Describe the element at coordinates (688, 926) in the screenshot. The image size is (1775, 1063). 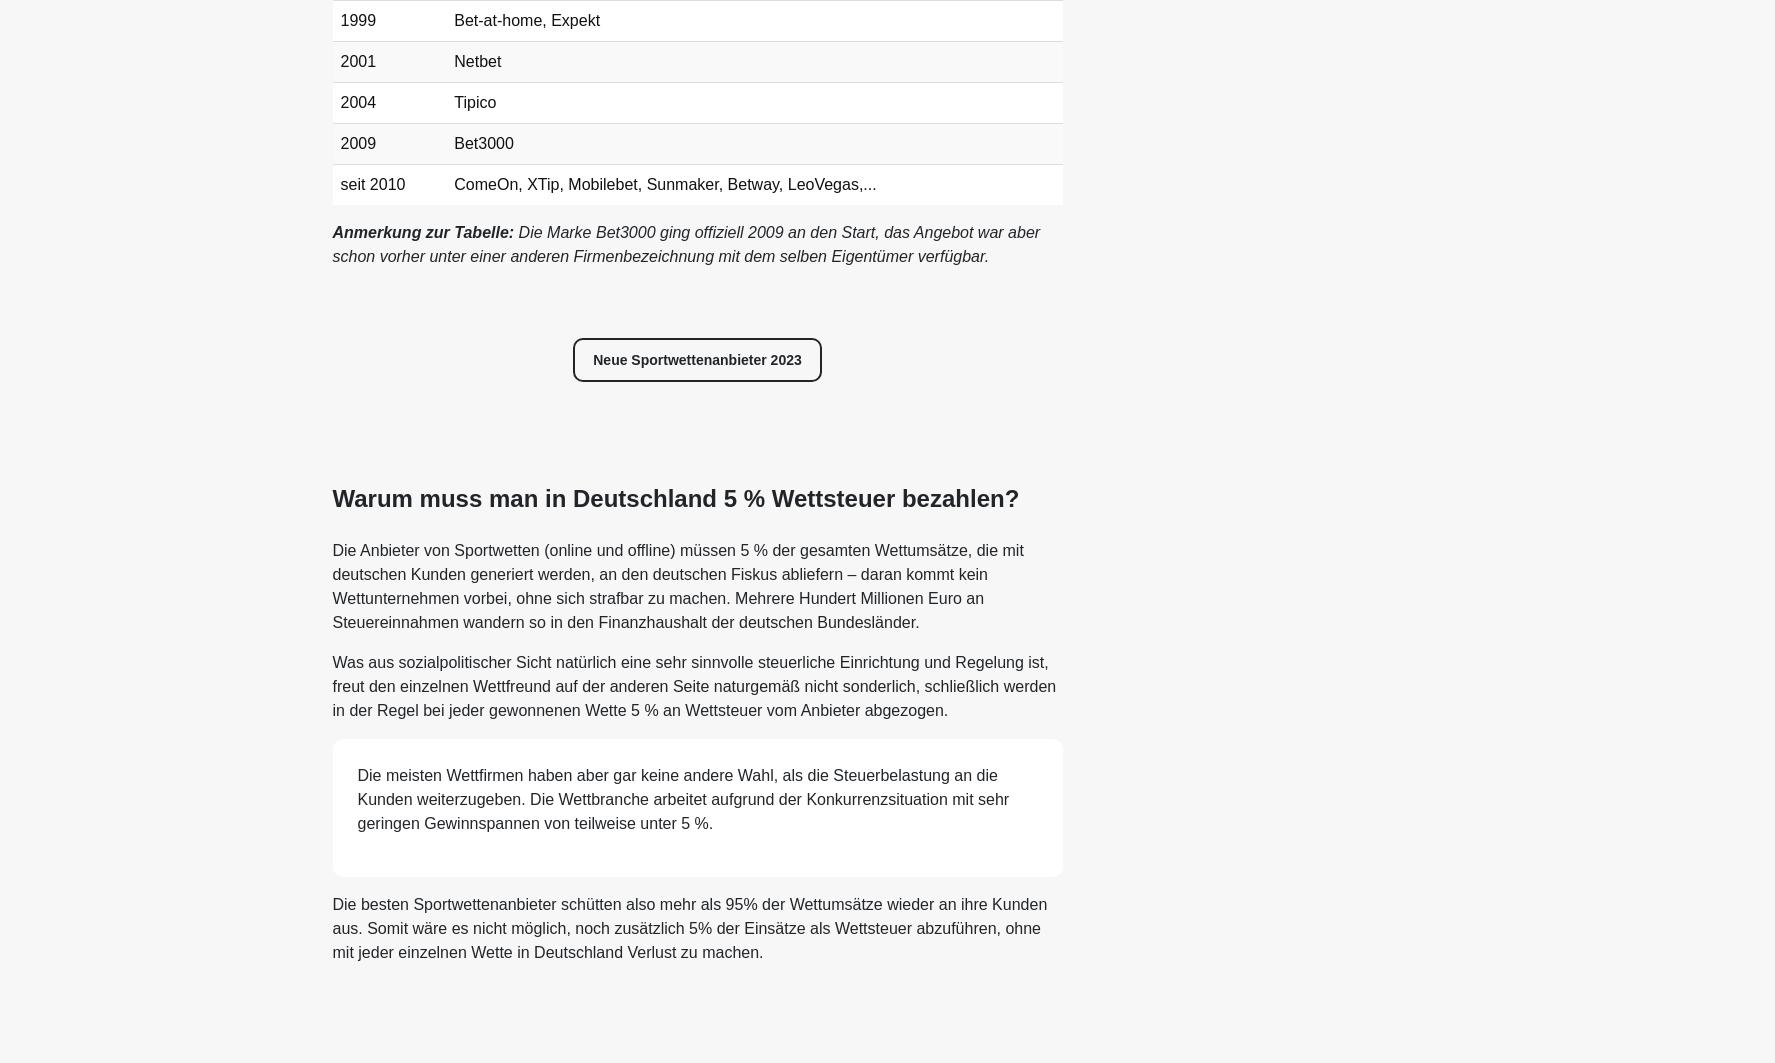
I see `'Die besten Sportwettenanbieter schütten also mehr als 95% der Wettumsätze wieder an ihre Kunden aus. Somit wäre es nicht möglich, noch zusätzlich 5% der Einsätze als Wettsteuer abzuführen, ohne mit jeder einzelnen Wette in Deutschland Verlust zu machen.'` at that location.